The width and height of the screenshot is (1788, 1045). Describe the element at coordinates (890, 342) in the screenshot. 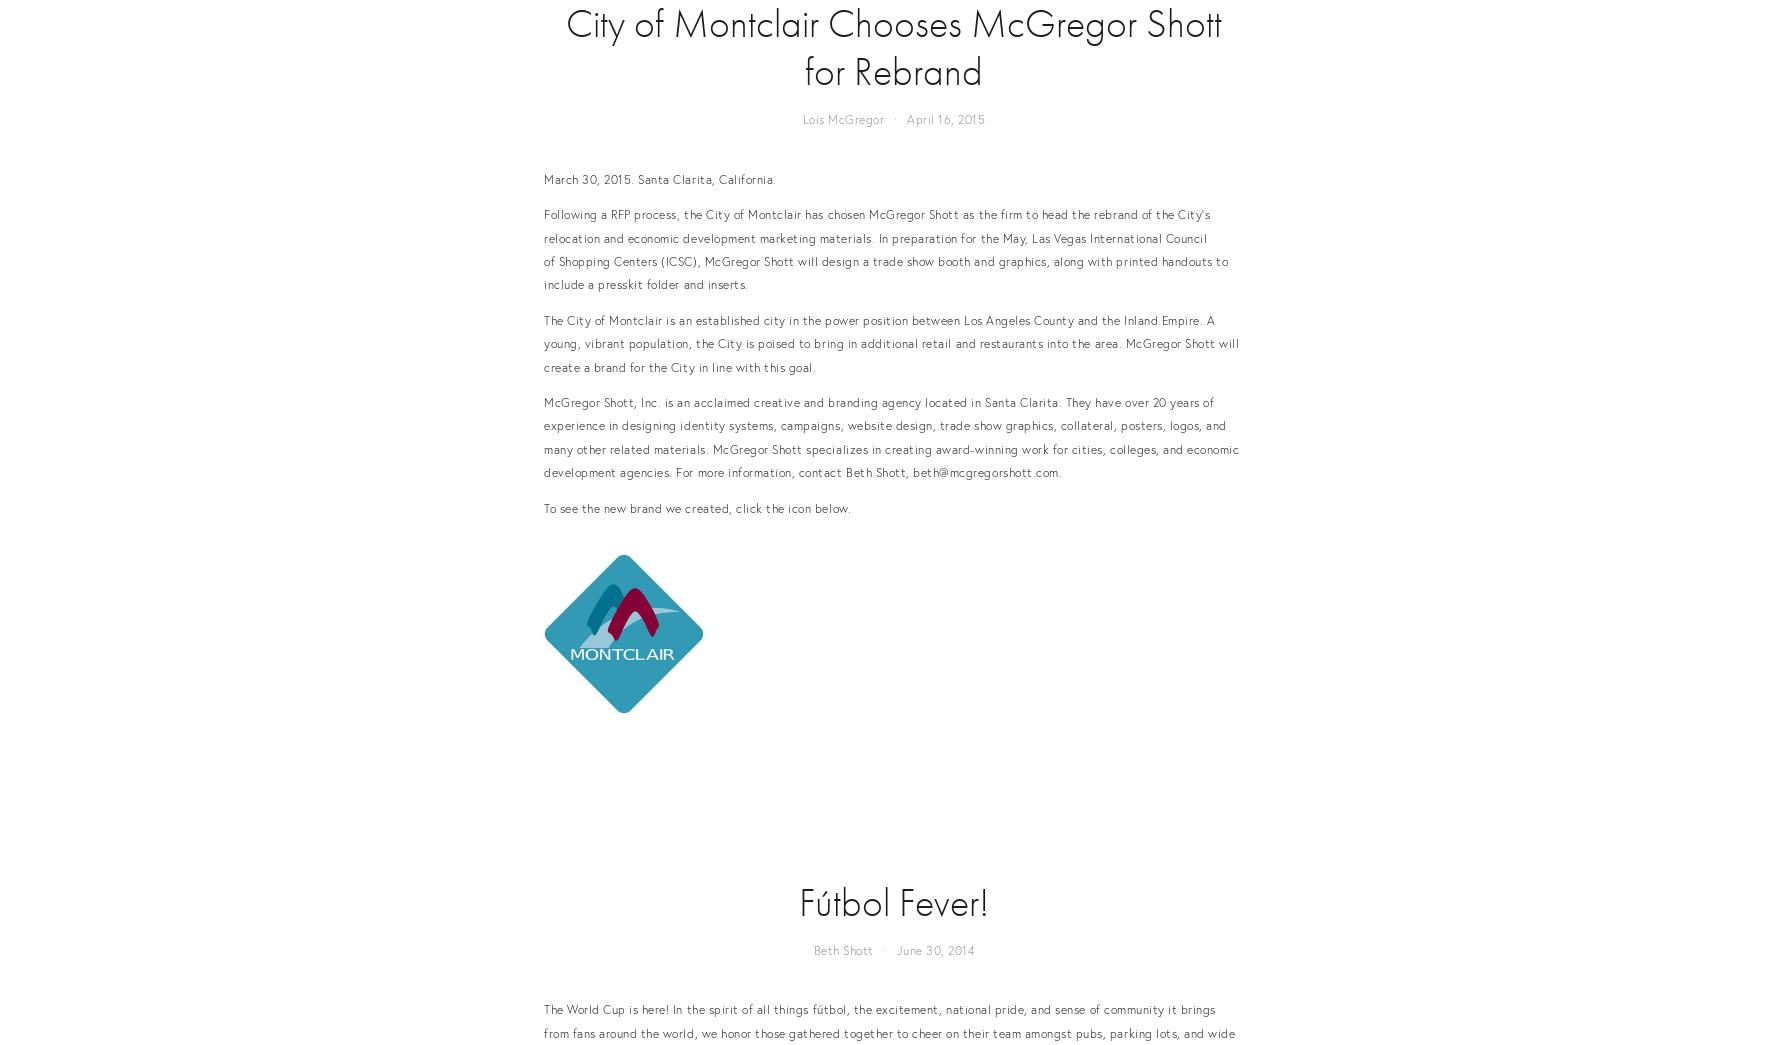

I see `'The City of Montclair is an established city in the power position between Los Angeles County and the Inland Empire. A young, vibrant population, the City is poised to bring in additional retail and restaurants into the area. McGregor Shott will create a brand for the City in line with this goal.'` at that location.